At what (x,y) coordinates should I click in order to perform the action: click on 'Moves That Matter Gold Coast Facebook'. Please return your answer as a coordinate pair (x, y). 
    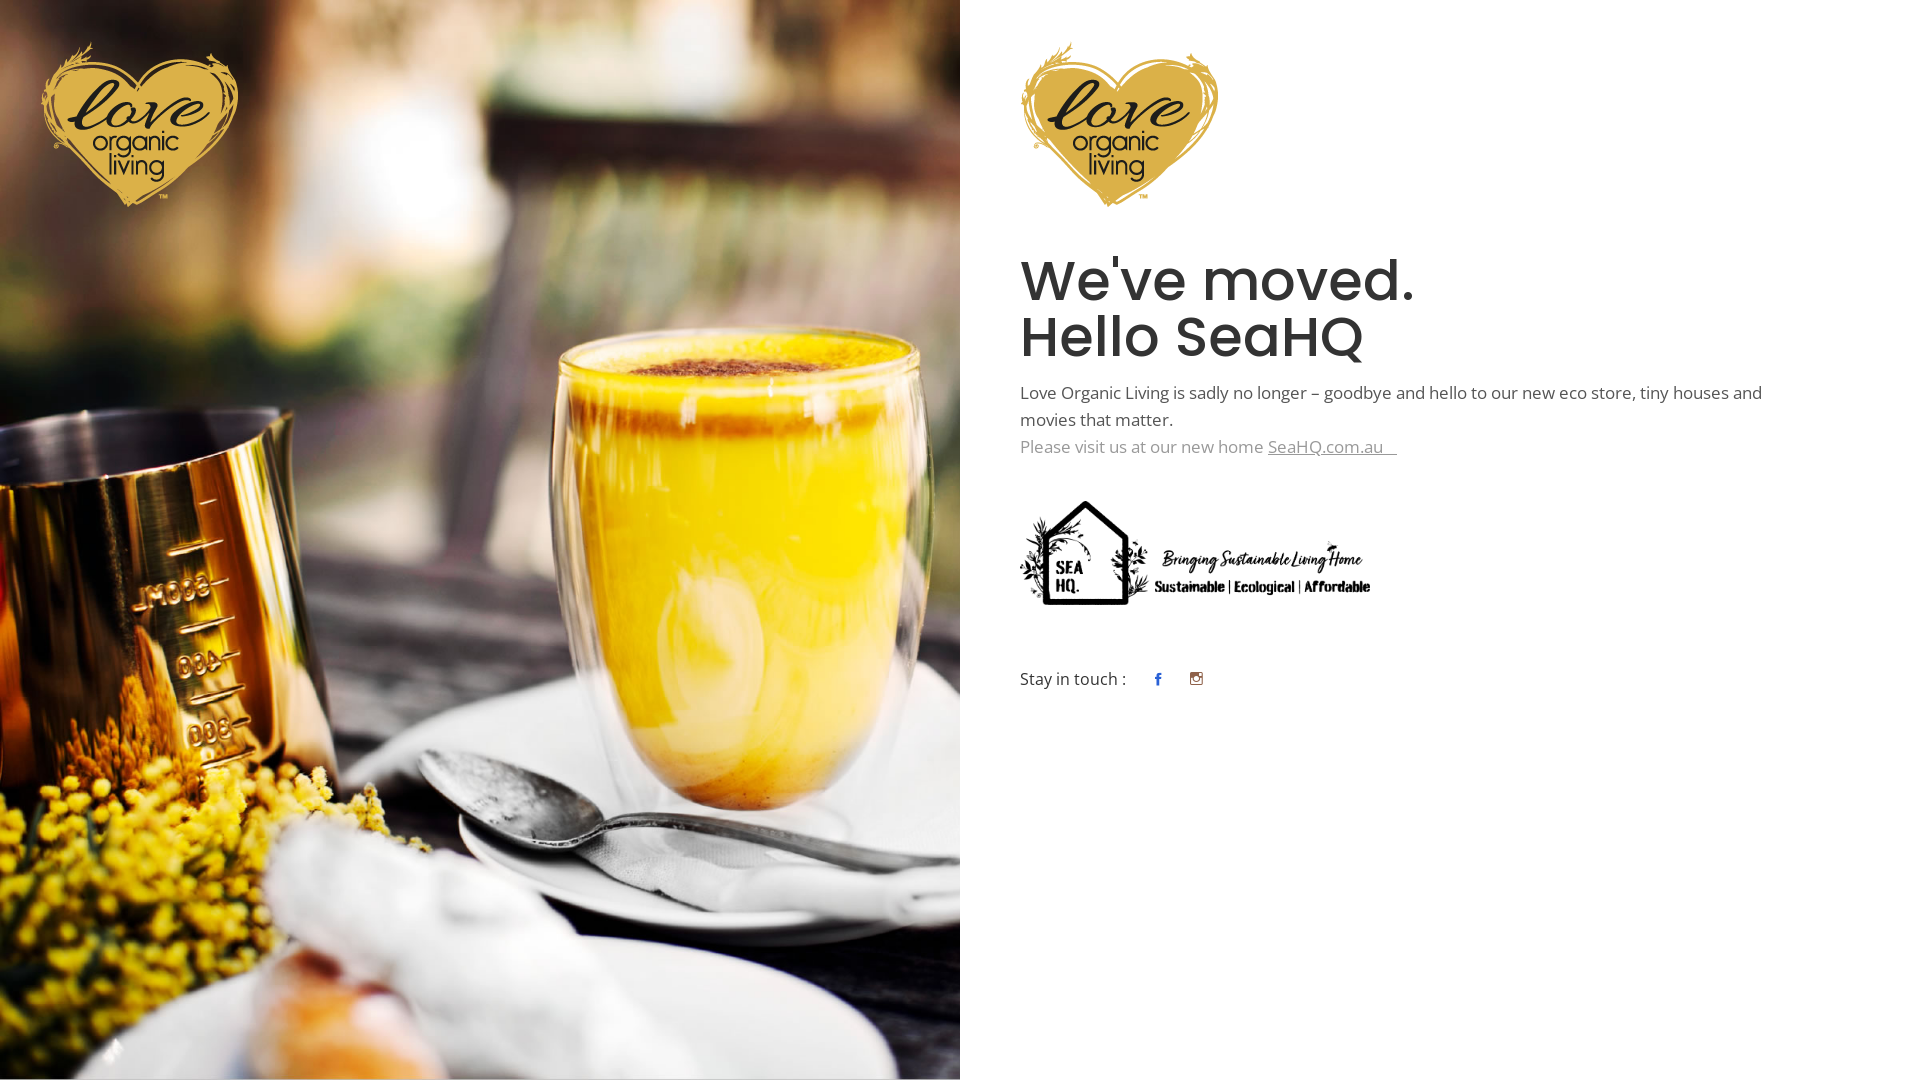
    Looking at the image, I should click on (1157, 678).